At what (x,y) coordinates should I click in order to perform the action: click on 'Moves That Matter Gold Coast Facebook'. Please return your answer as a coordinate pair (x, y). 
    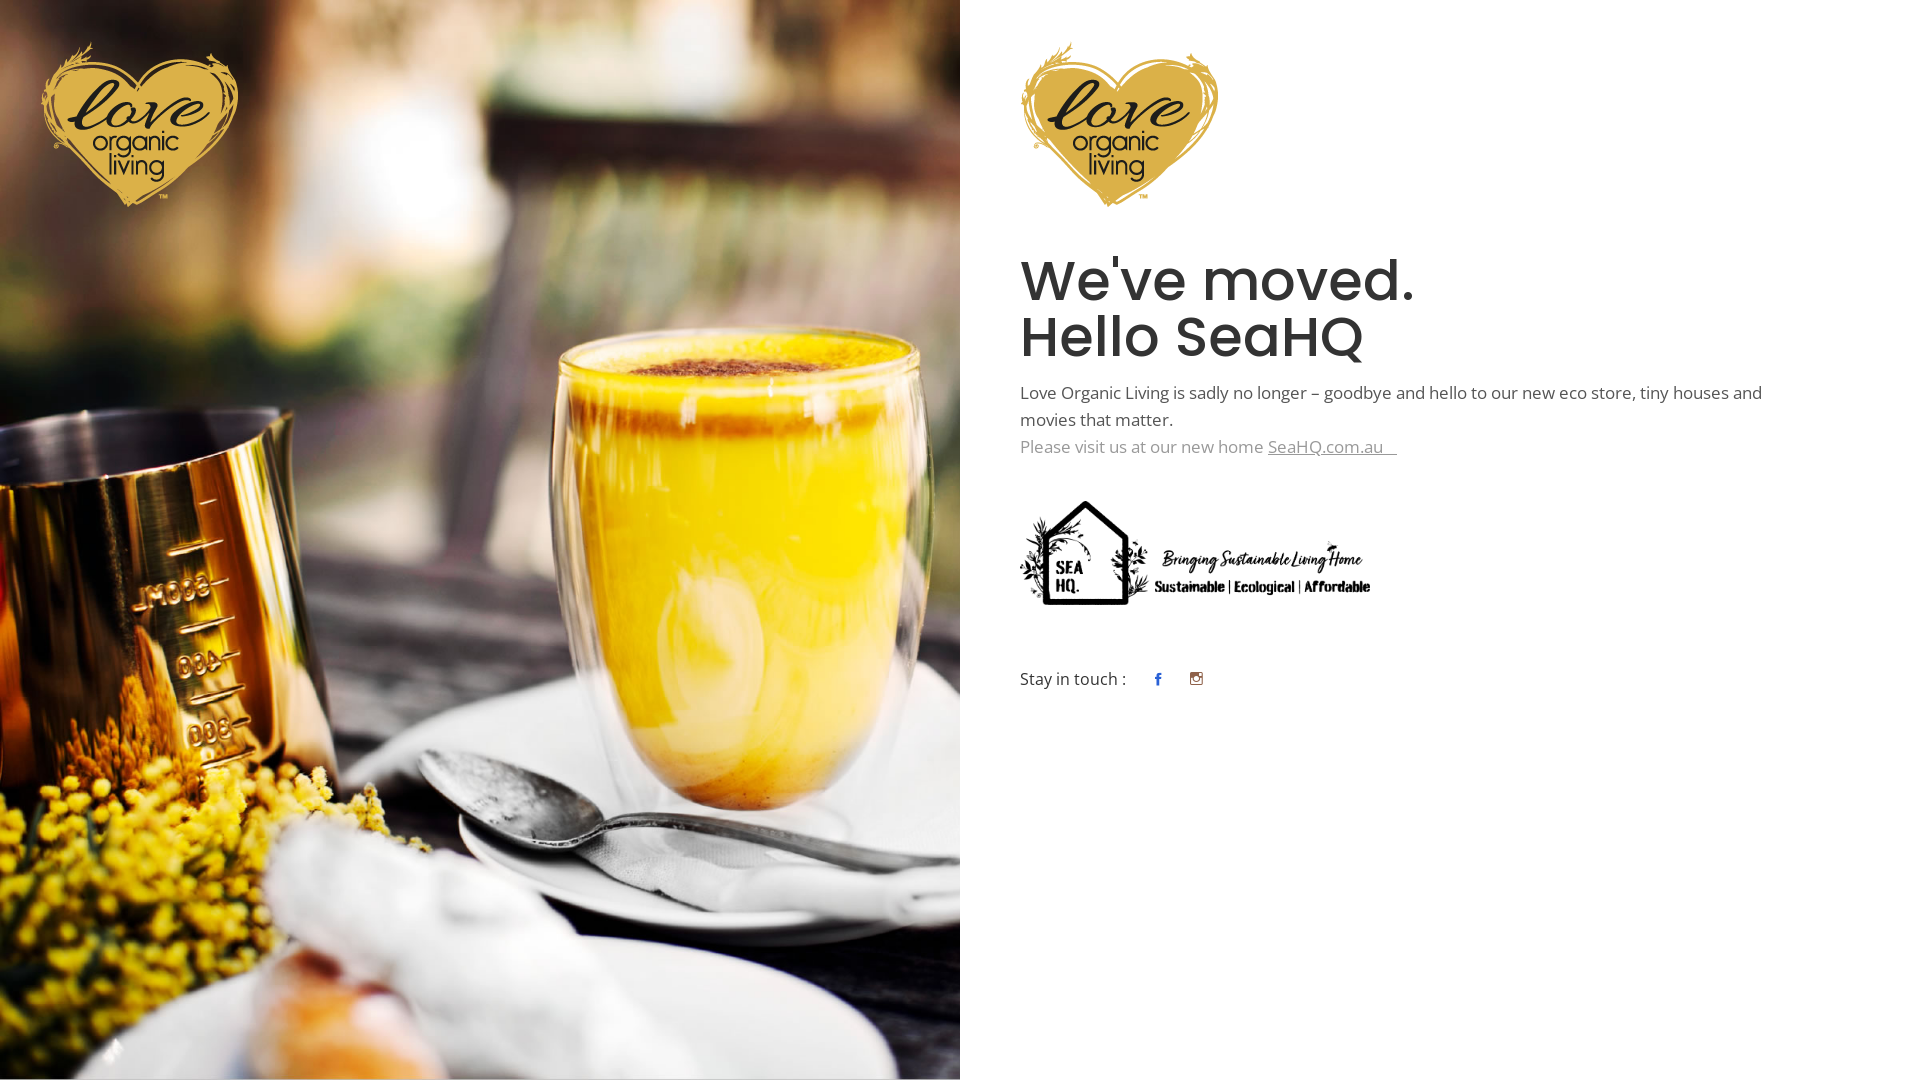
    Looking at the image, I should click on (1157, 678).